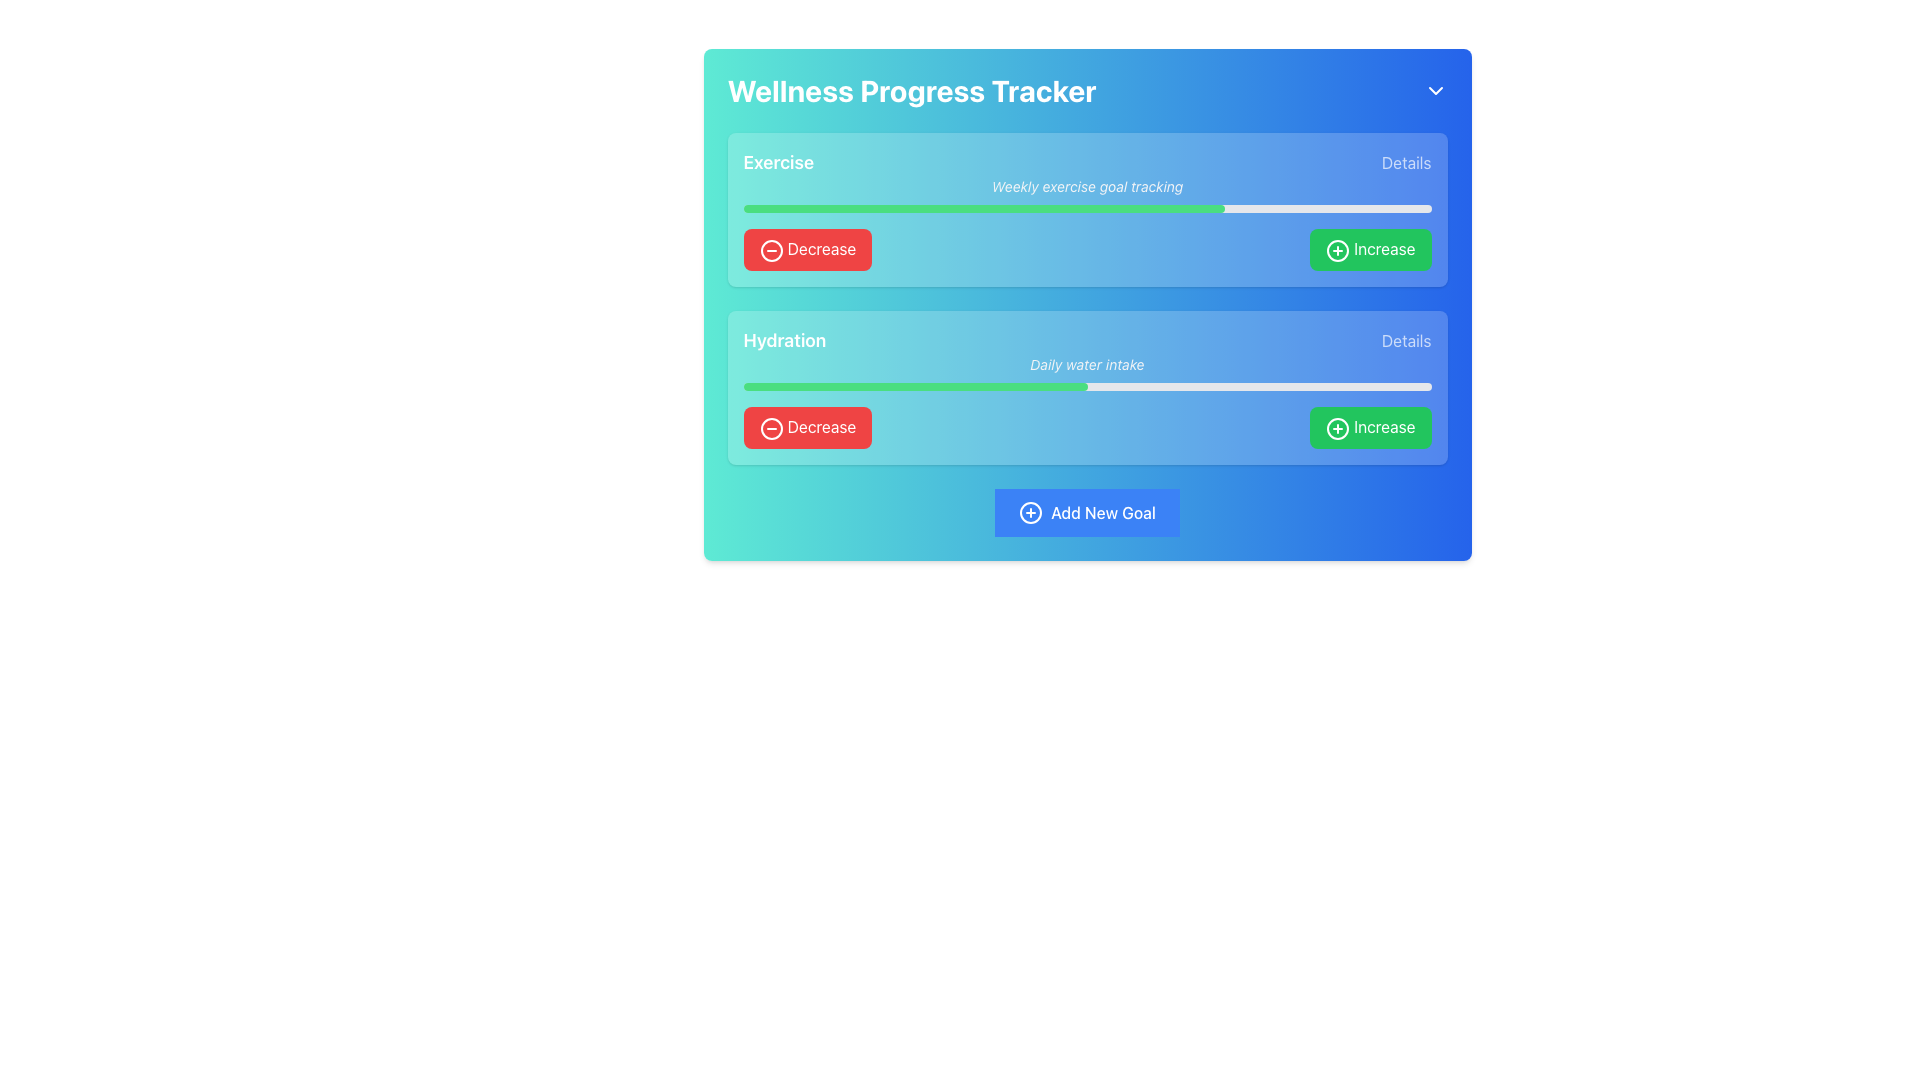 This screenshot has height=1080, width=1920. I want to click on the decorative circle within the 'Add New Goal' button at the bottom of the interface, so click(1031, 511).